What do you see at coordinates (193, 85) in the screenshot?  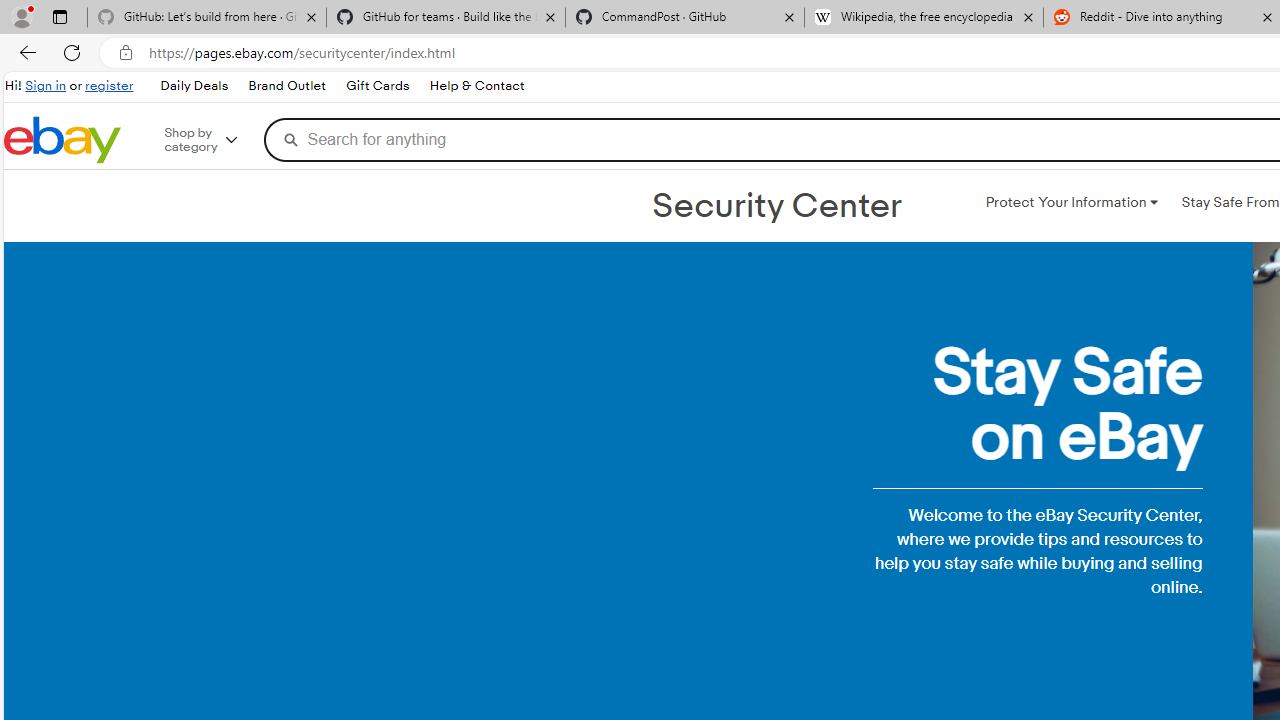 I see `'Daily Deals'` at bounding box center [193, 85].